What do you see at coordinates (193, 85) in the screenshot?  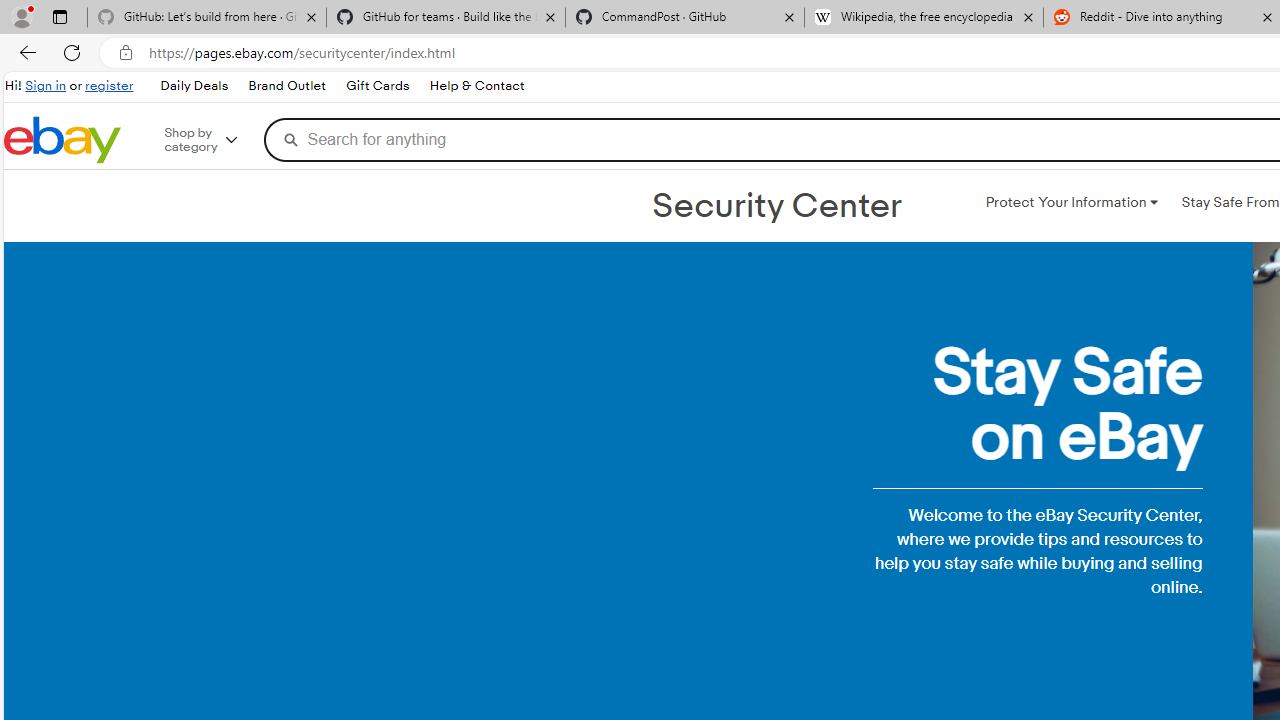 I see `'Daily Deals'` at bounding box center [193, 85].